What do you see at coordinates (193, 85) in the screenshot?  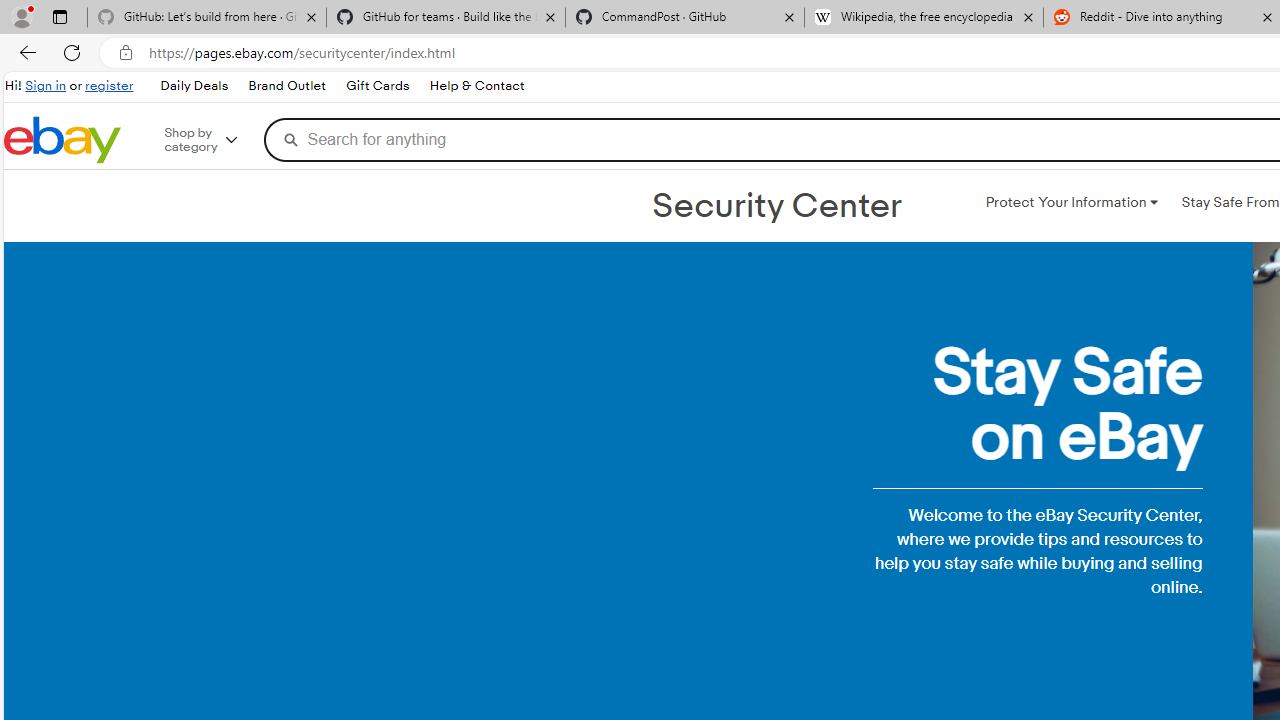 I see `'Daily Deals'` at bounding box center [193, 85].